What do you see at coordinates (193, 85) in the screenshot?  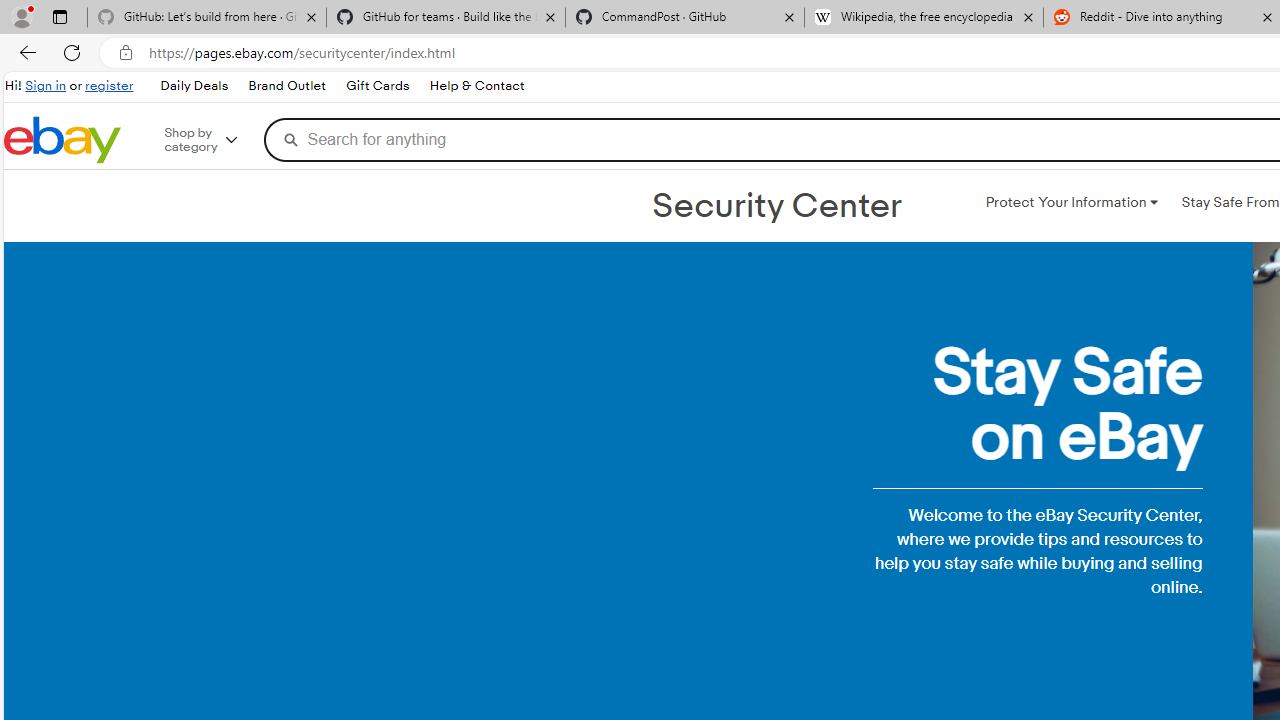 I see `'Daily Deals'` at bounding box center [193, 85].